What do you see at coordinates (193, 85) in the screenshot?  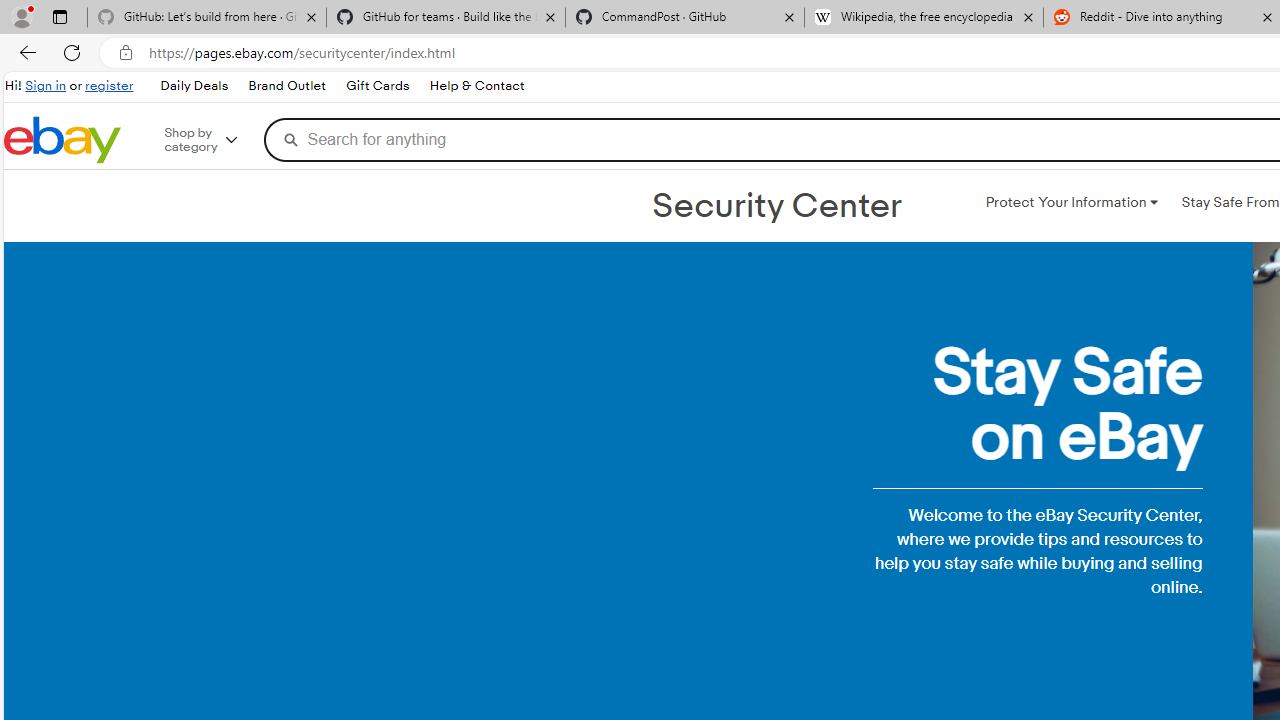 I see `'Daily Deals'` at bounding box center [193, 85].